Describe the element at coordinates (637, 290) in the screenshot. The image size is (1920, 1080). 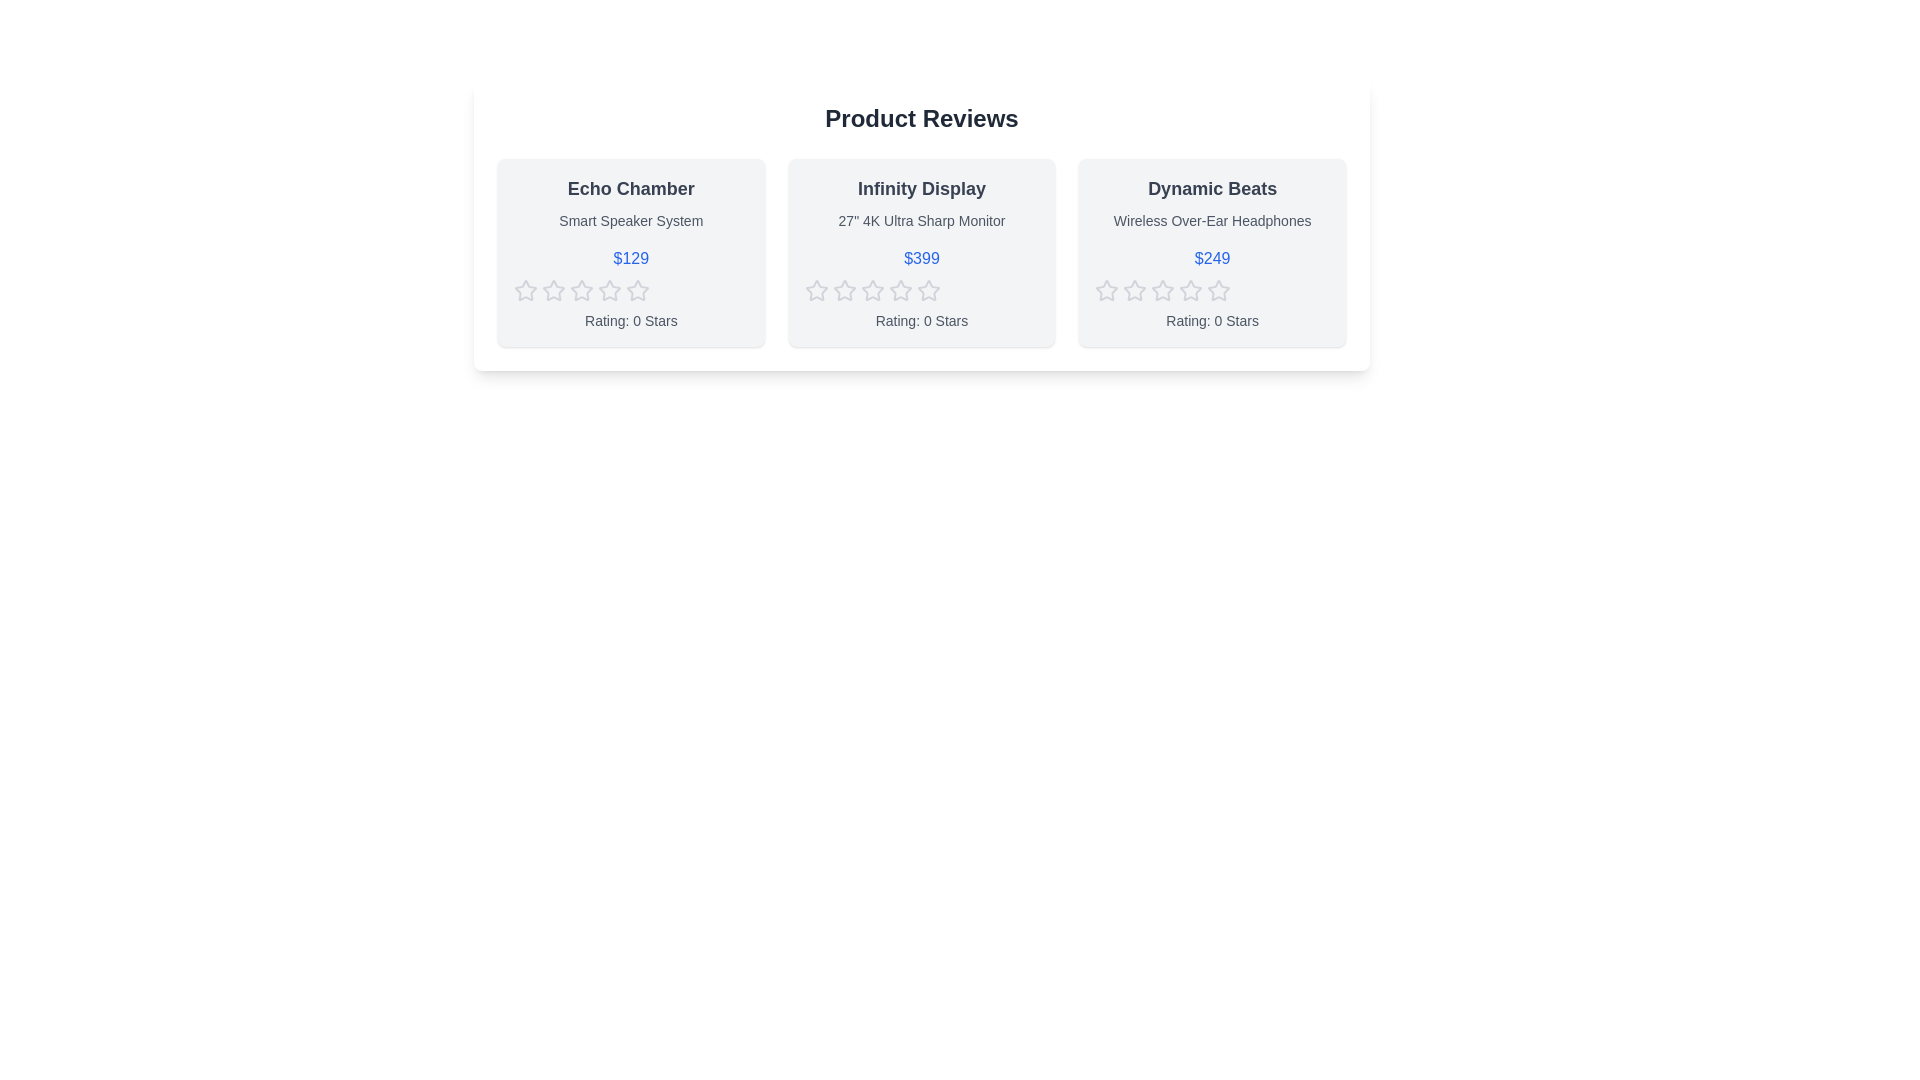
I see `the fourth Rating Star Icon in the 'Echo Chamber' product review card, which is styled in gray and is part of a sequence of five stars used for ratings` at that location.